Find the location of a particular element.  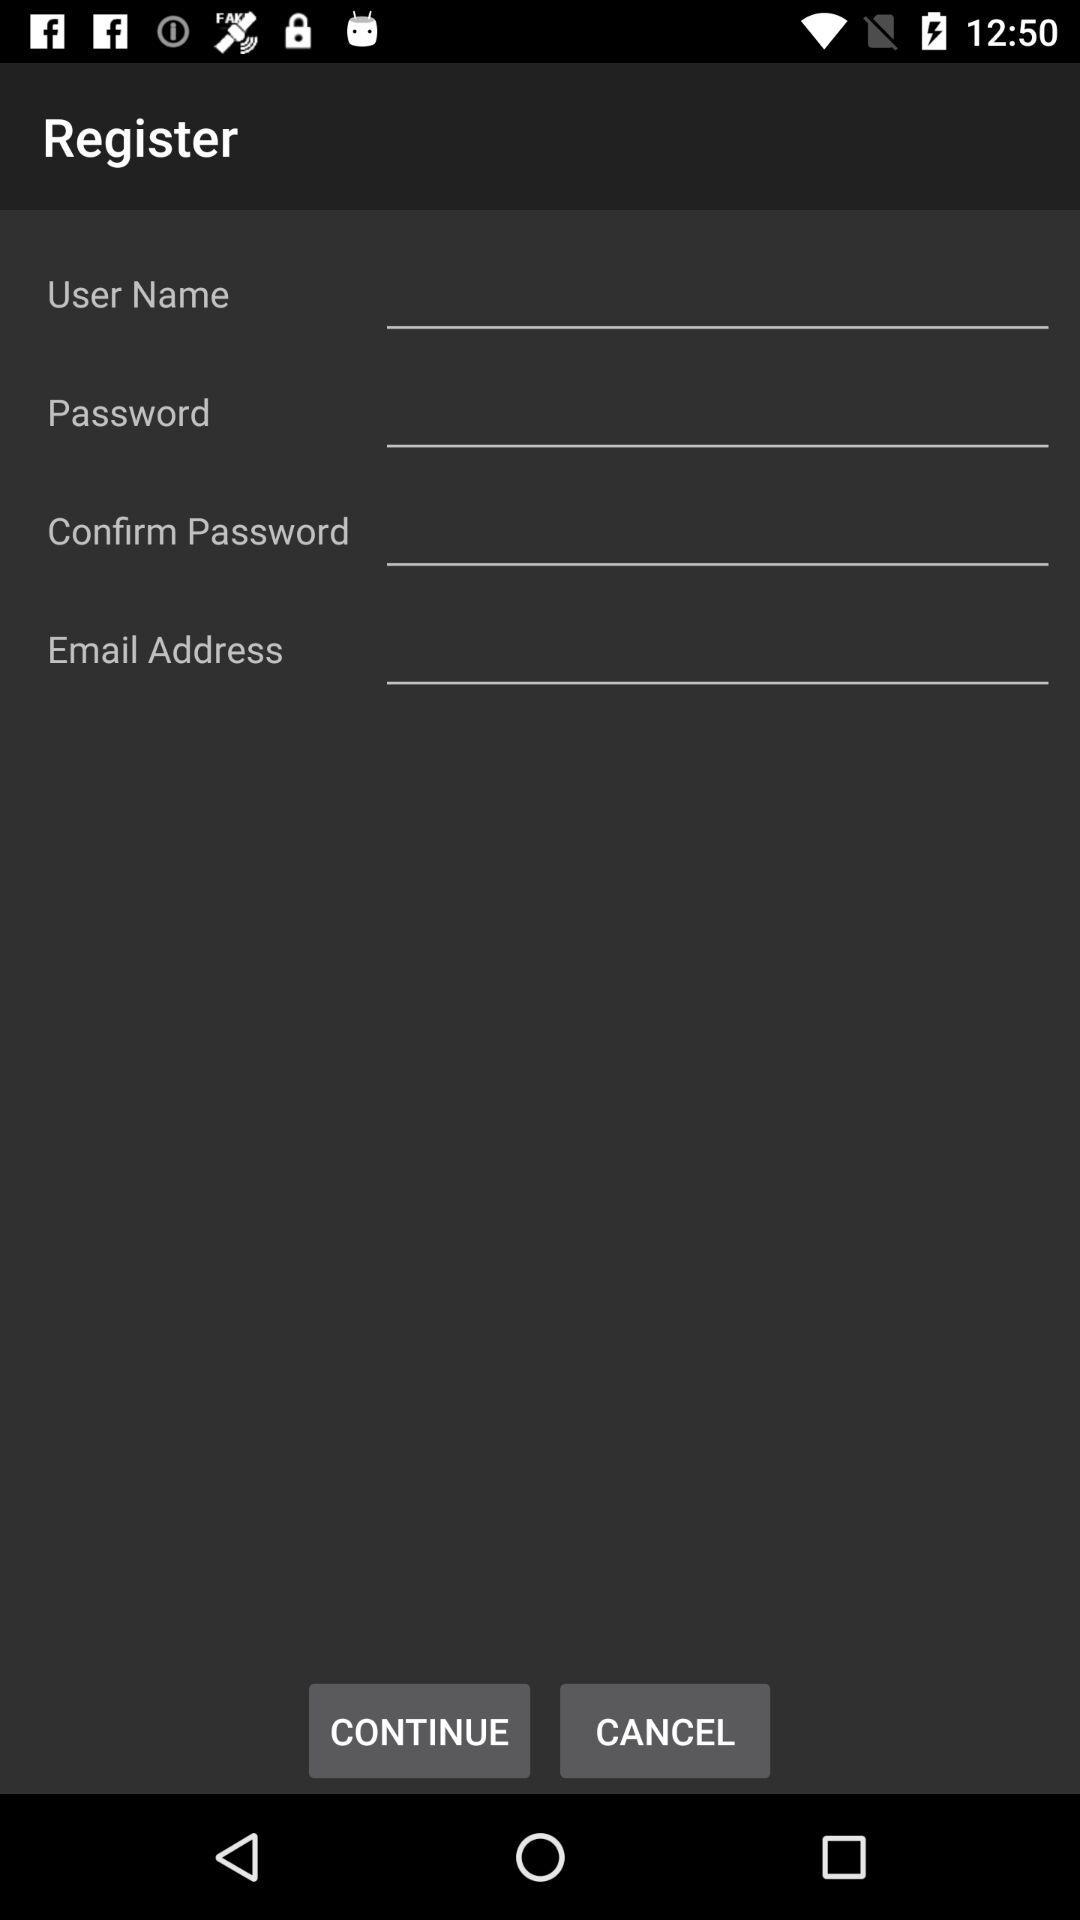

tap on the cancel button that is right to continue button is located at coordinates (665, 1730).